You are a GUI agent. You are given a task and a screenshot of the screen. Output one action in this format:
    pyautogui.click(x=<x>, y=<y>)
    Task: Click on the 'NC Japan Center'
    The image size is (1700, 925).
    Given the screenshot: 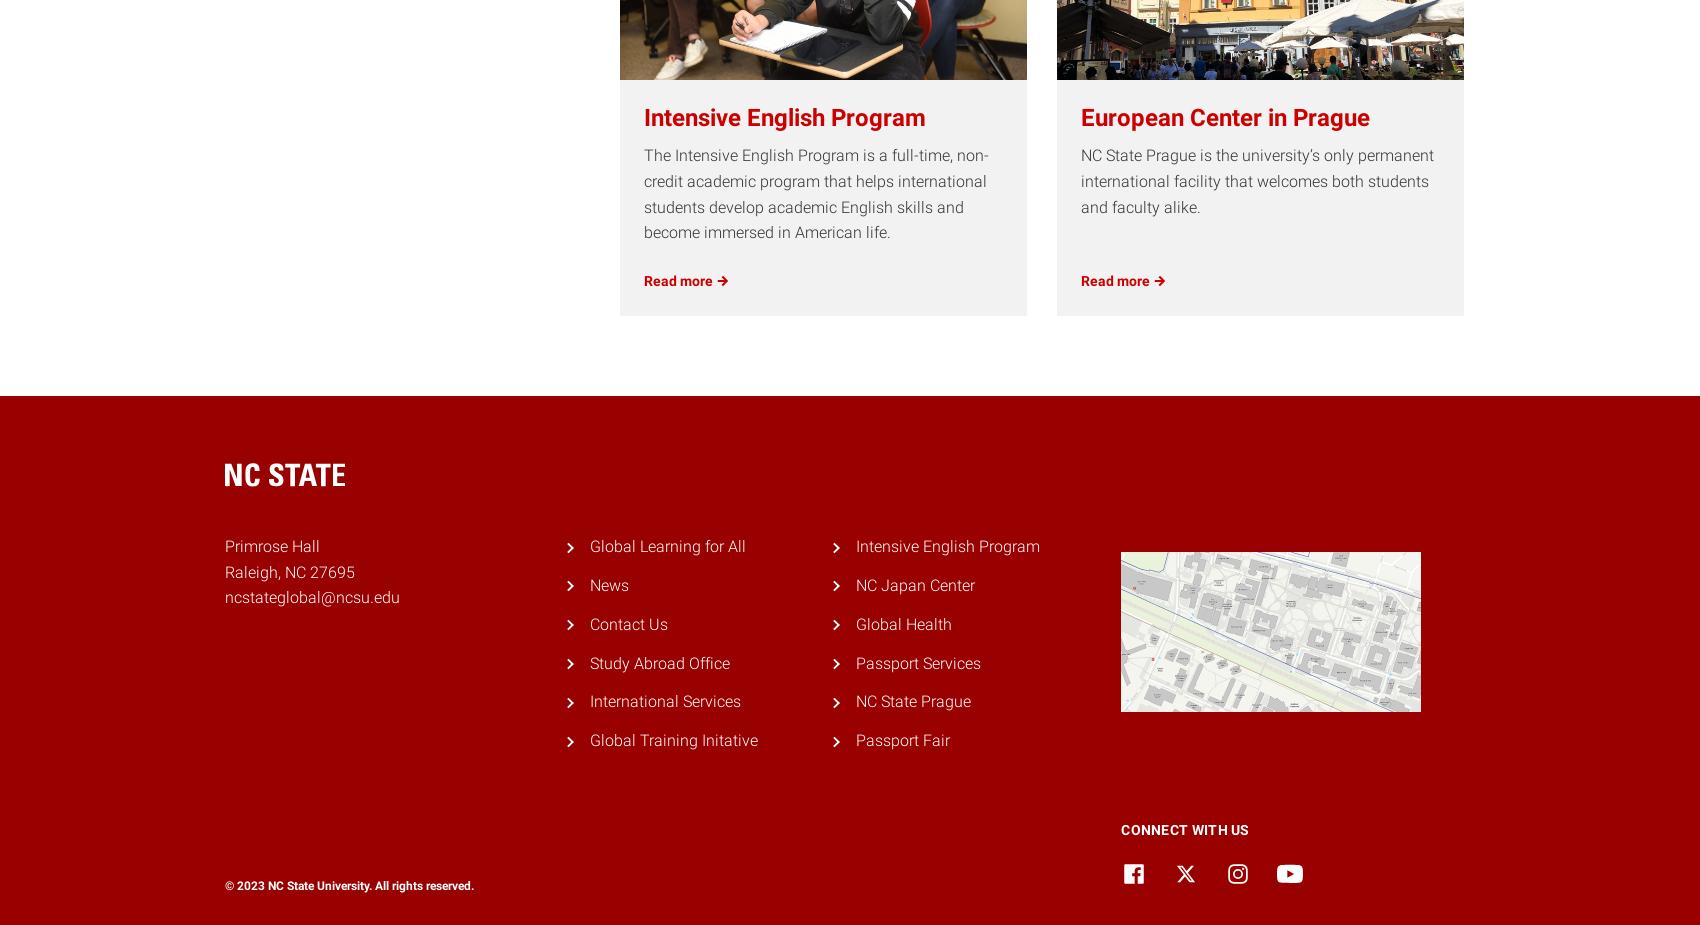 What is the action you would take?
    pyautogui.click(x=914, y=584)
    